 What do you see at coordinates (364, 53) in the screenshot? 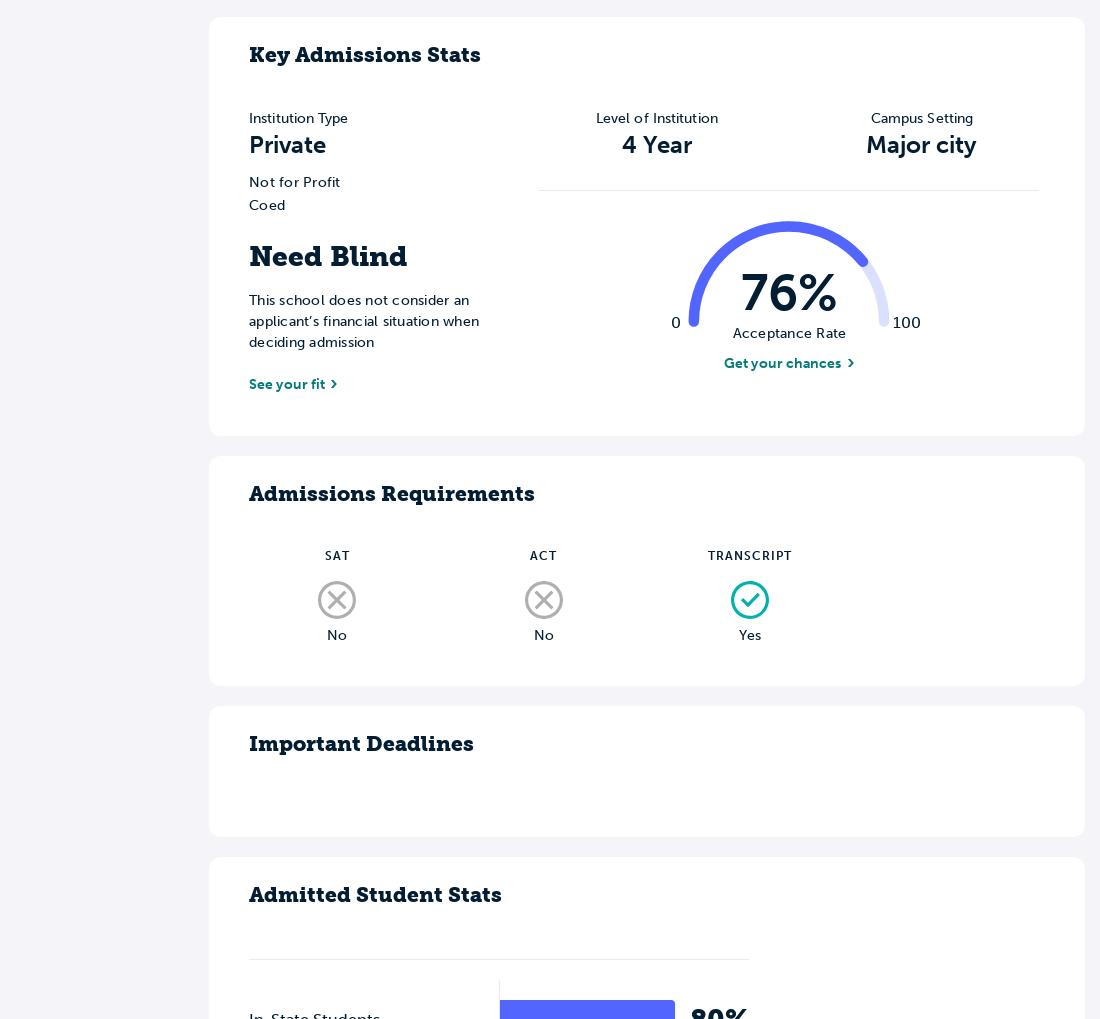
I see `'Key Admissions Stats'` at bounding box center [364, 53].